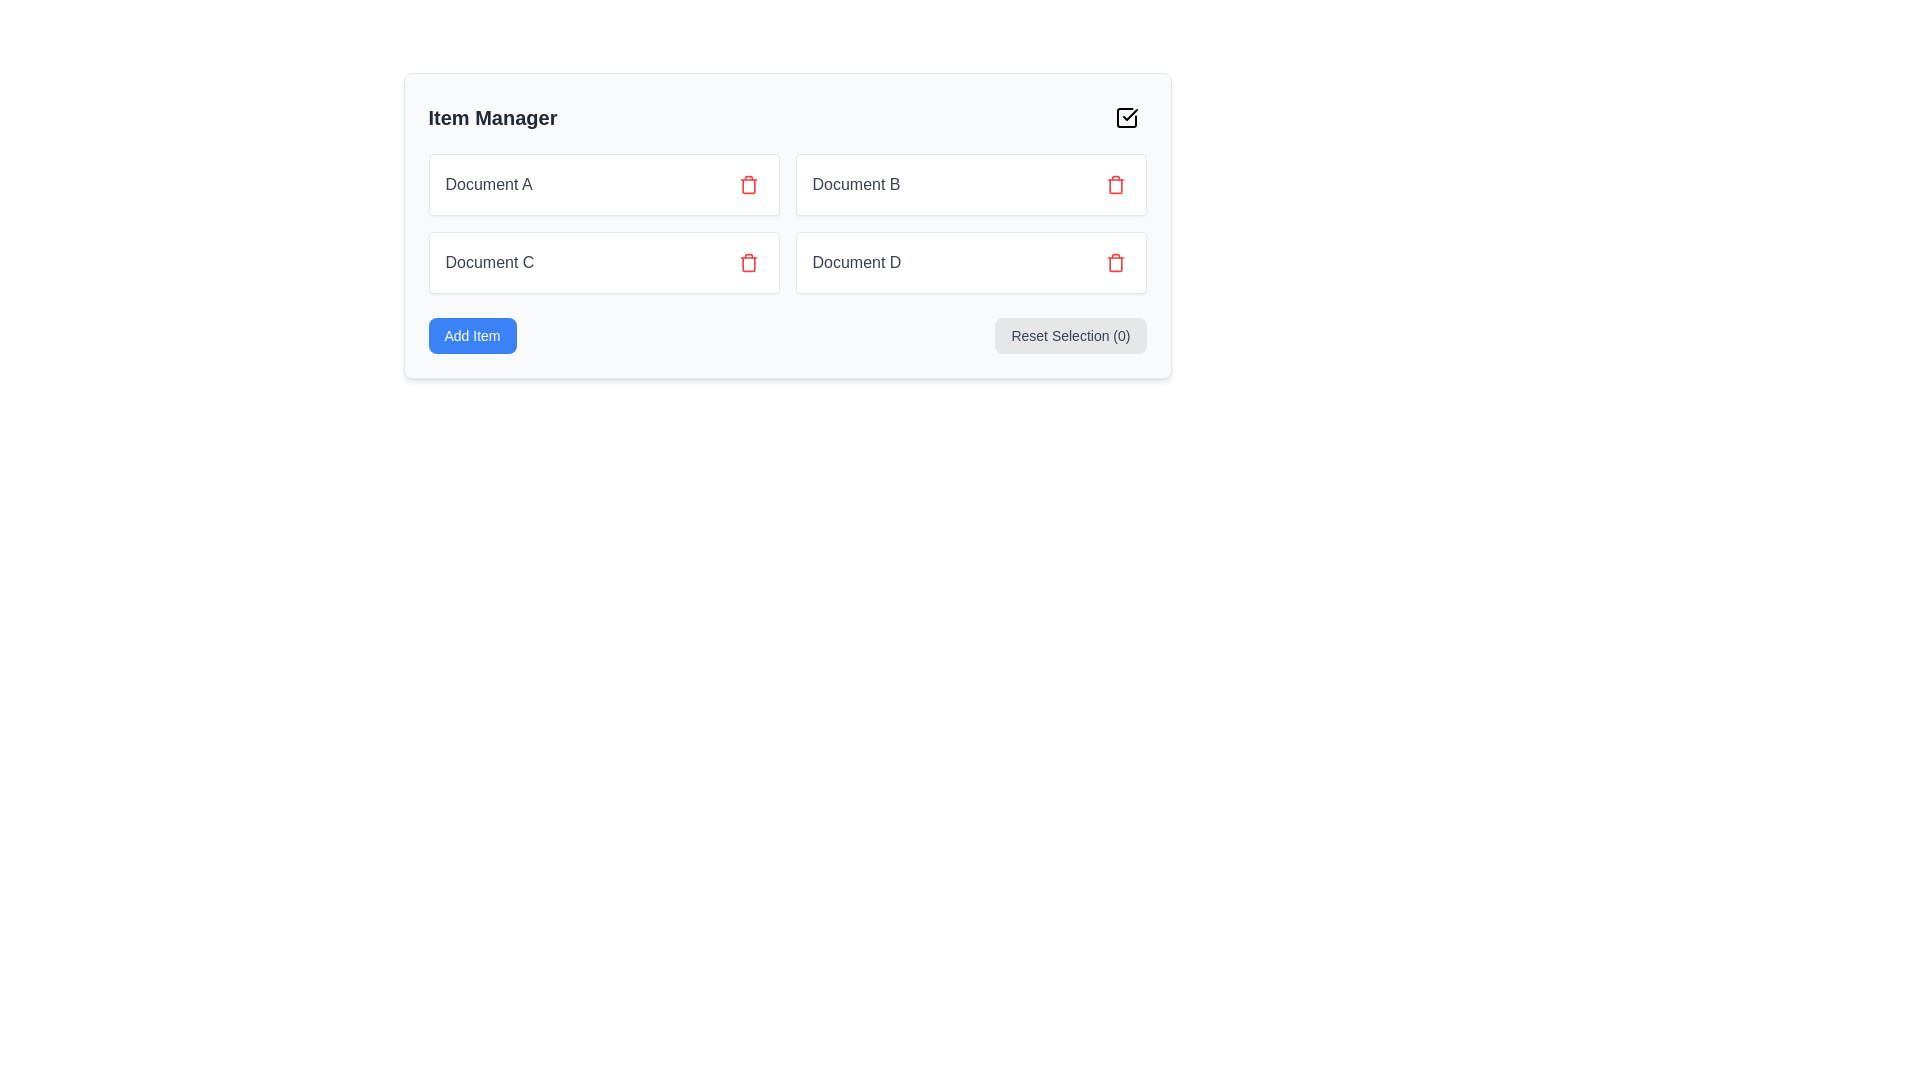 Image resolution: width=1920 pixels, height=1080 pixels. I want to click on the square checkmark icon in the top-right section of the 'Item Manager' panel, so click(1126, 118).